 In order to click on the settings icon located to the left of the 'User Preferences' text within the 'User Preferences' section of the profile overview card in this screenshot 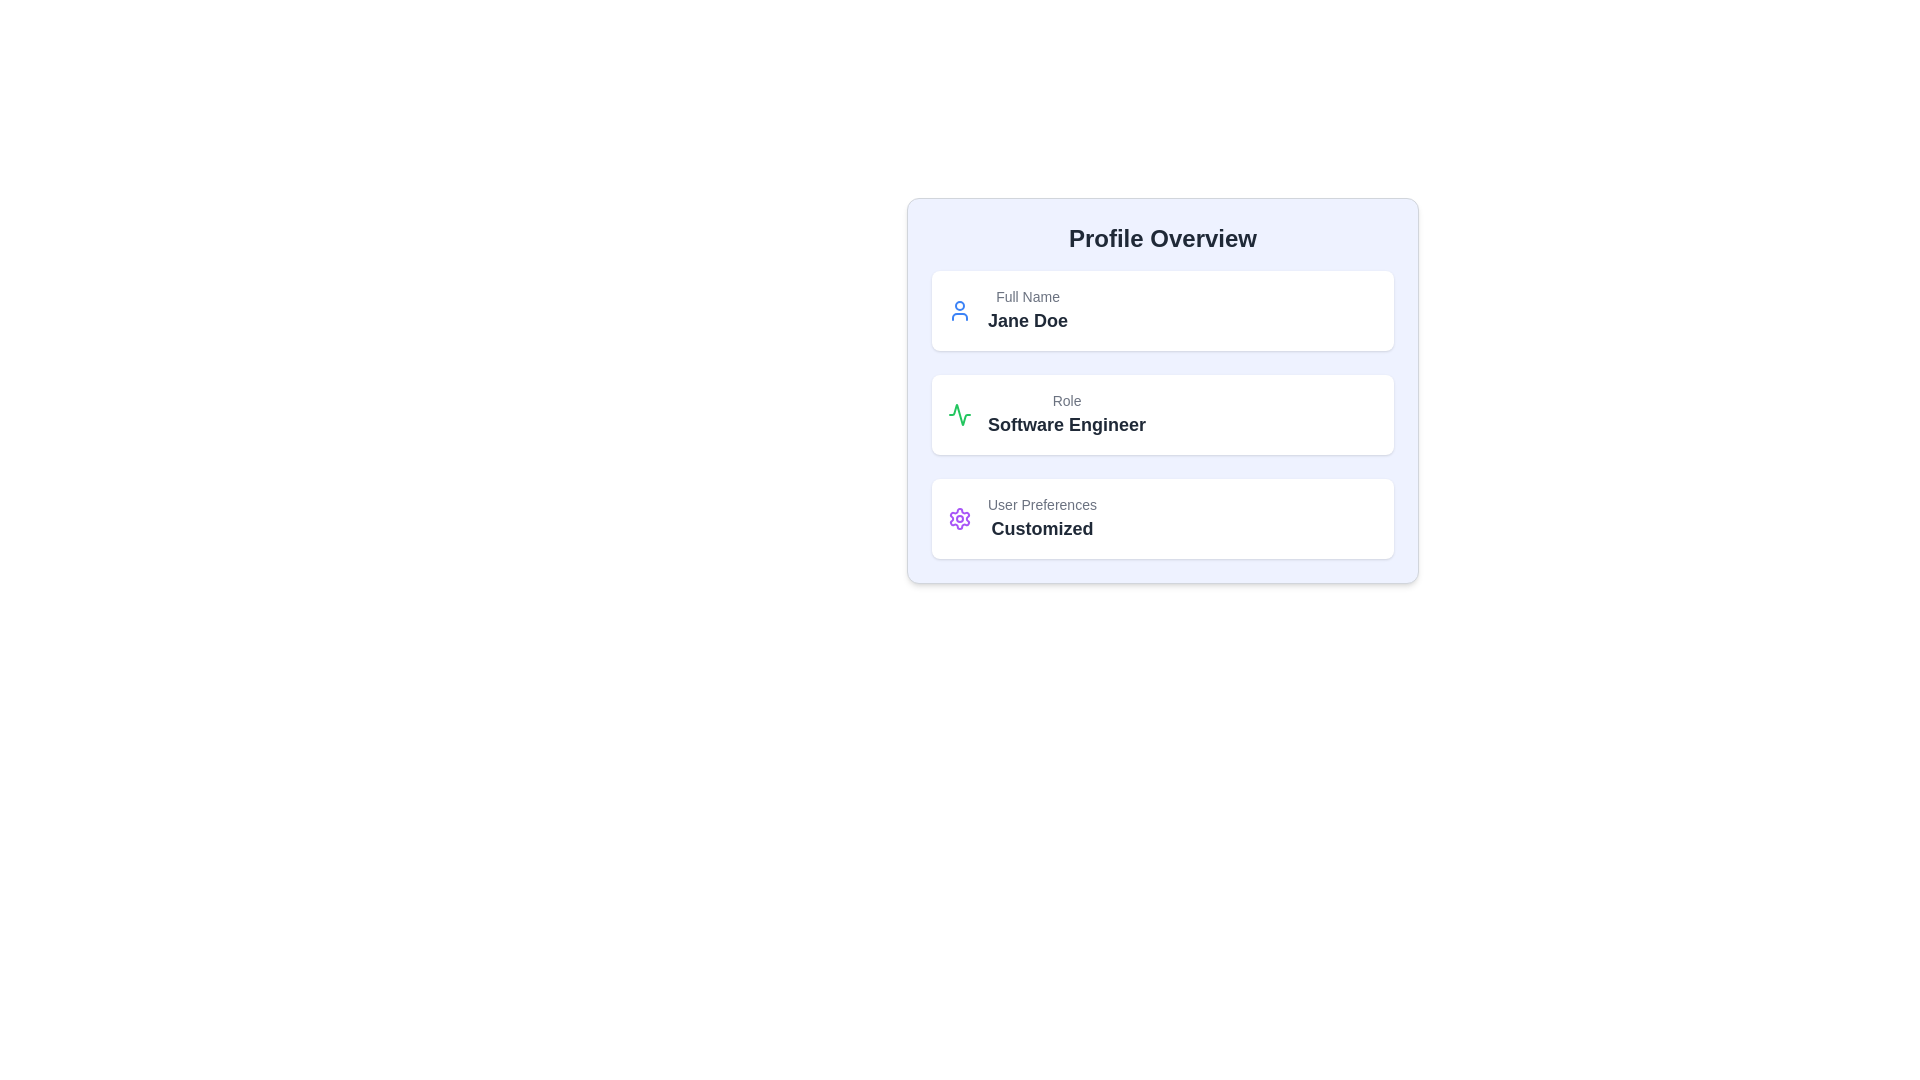, I will do `click(960, 518)`.